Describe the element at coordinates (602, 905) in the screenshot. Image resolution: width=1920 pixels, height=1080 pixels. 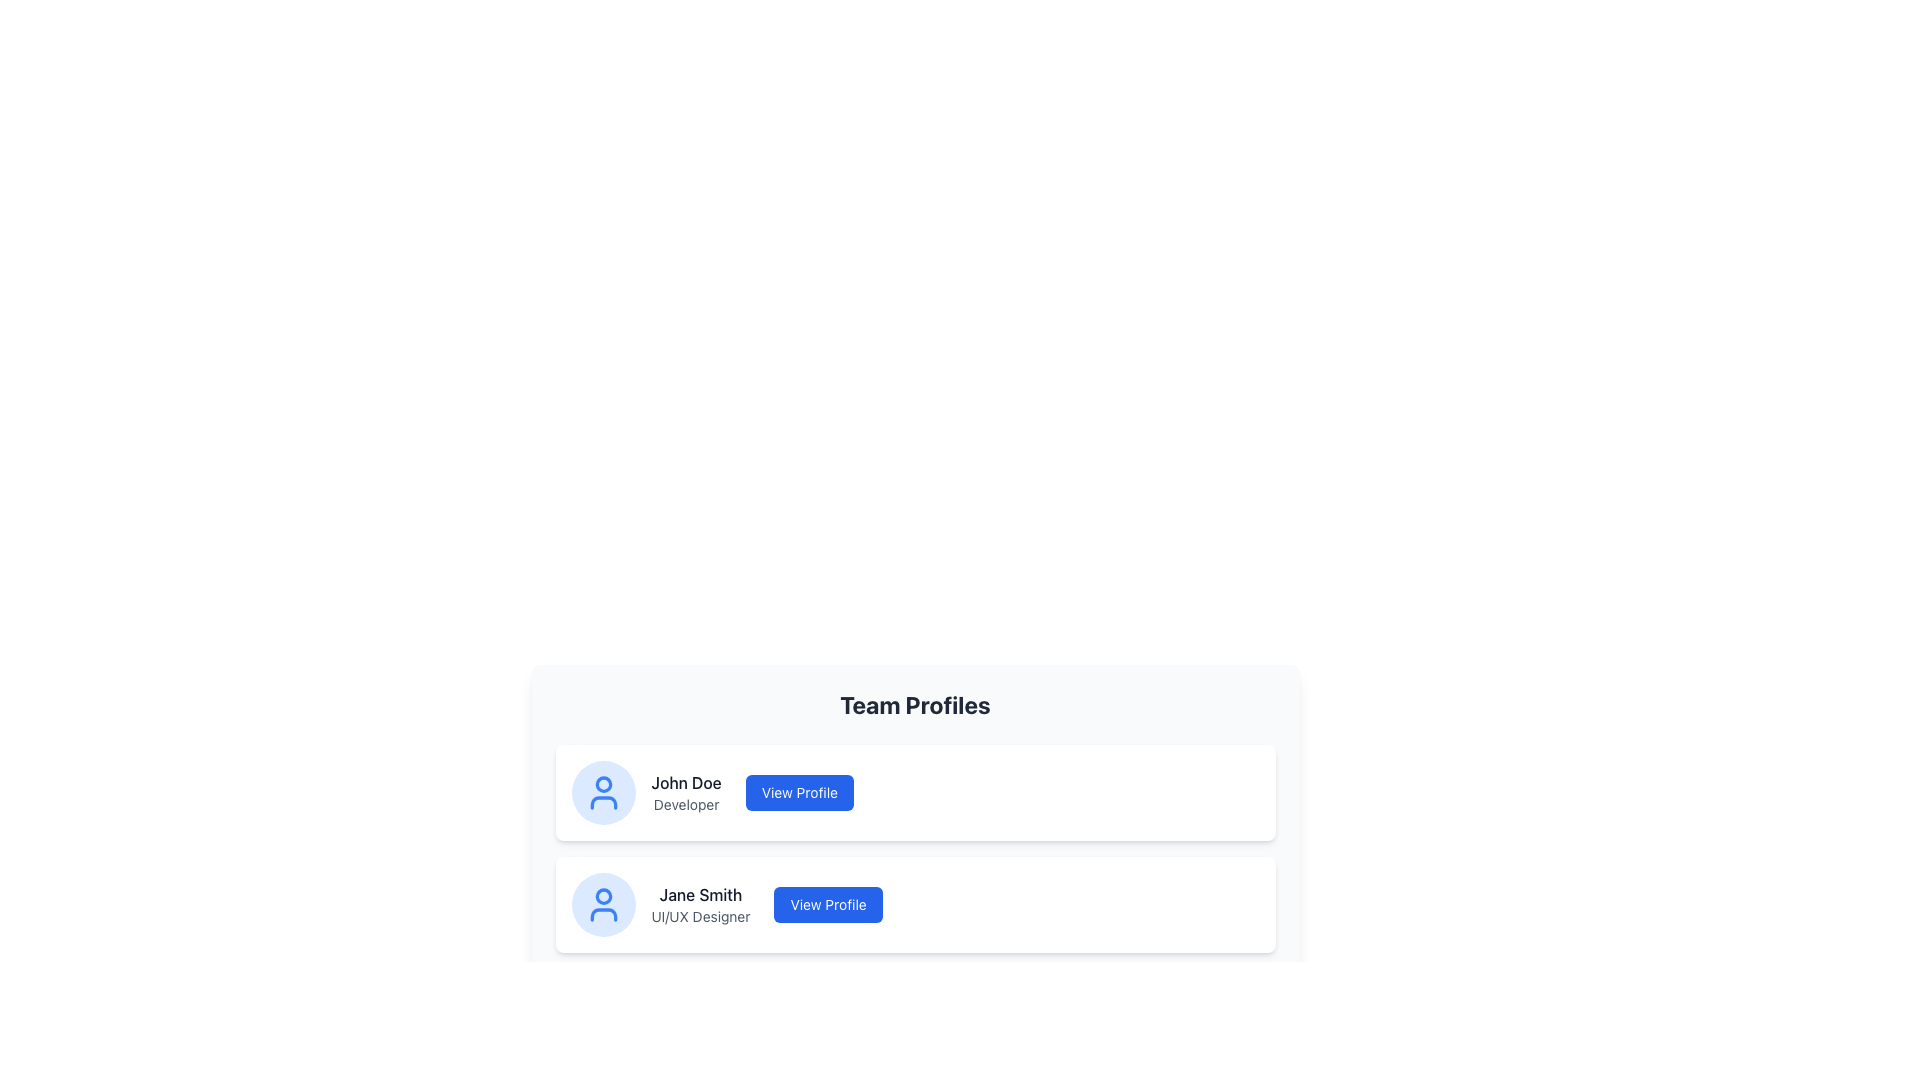
I see `the user profile icon representing Jane Smith, located below the heading 'Team Profiles' and adjacent to the text 'UI/UX Designer'` at that location.